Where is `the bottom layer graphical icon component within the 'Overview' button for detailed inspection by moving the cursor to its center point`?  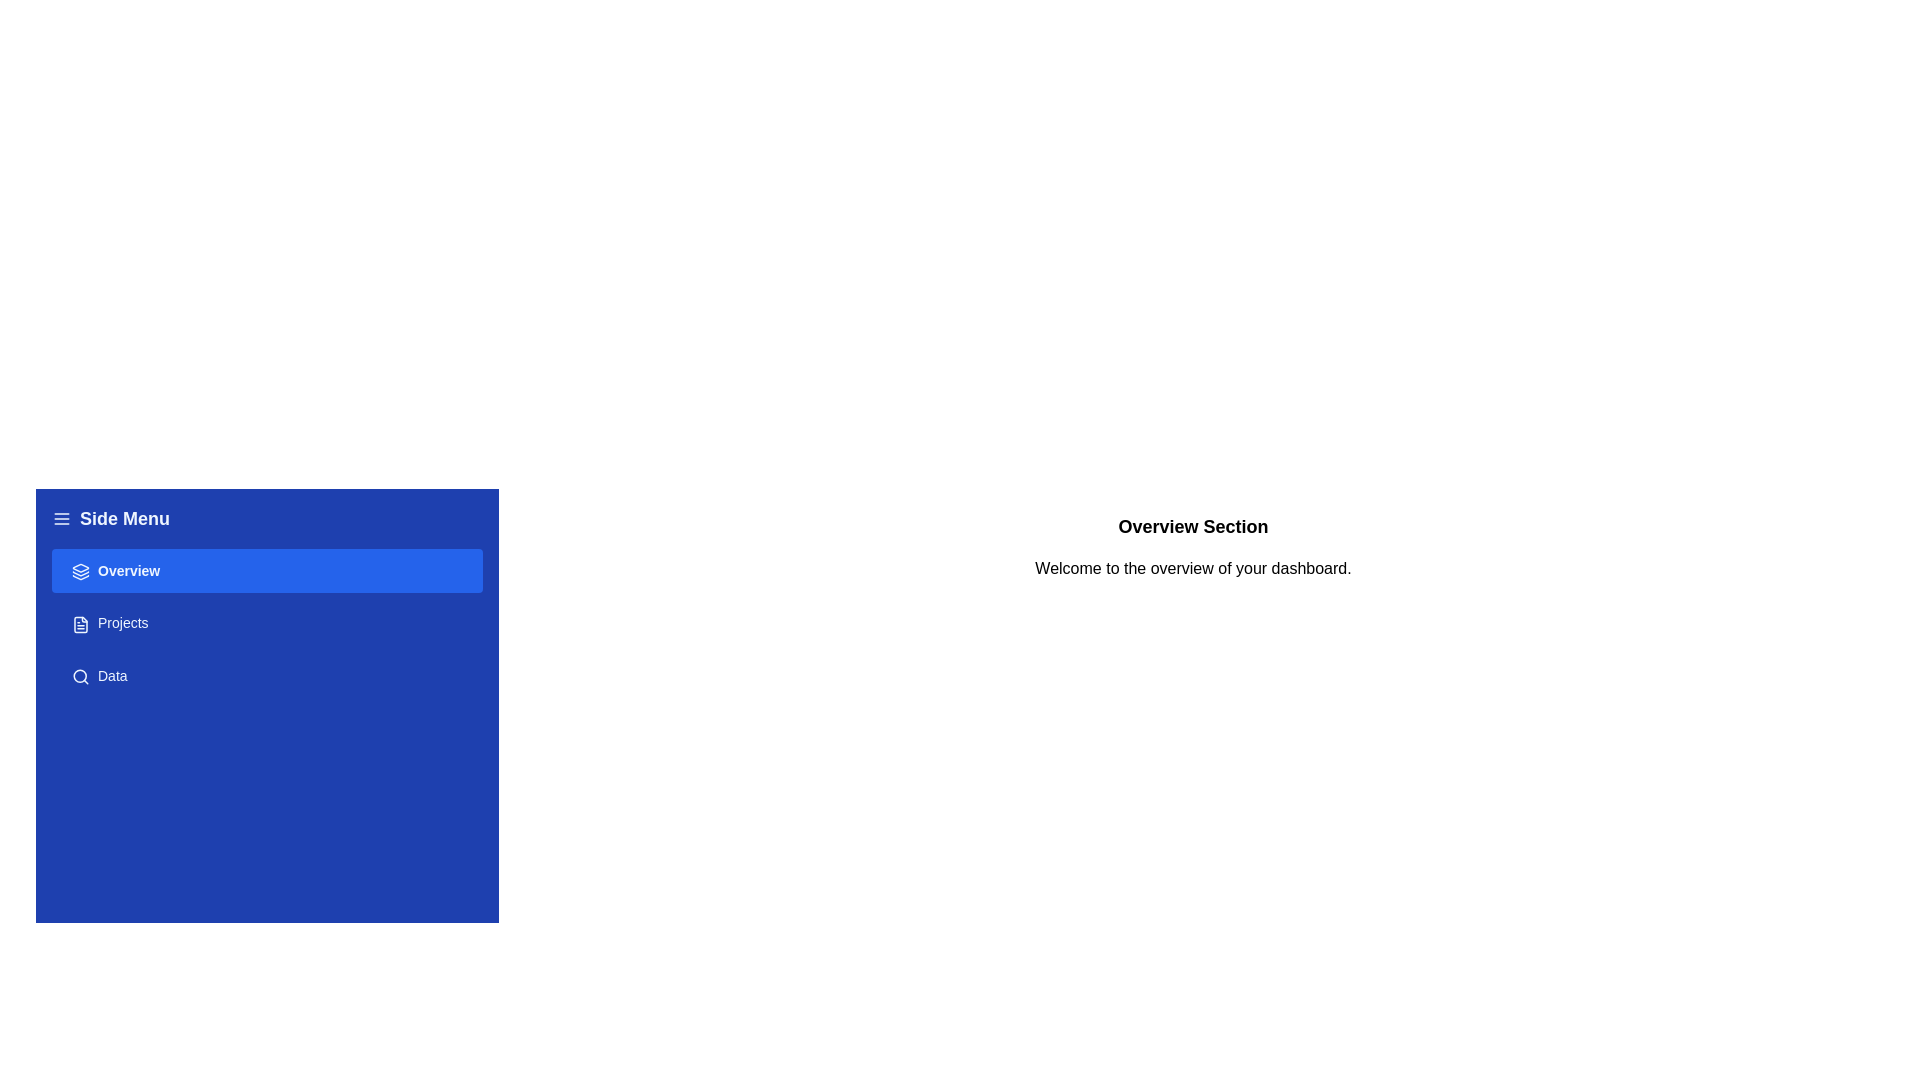
the bottom layer graphical icon component within the 'Overview' button for detailed inspection by moving the cursor to its center point is located at coordinates (80, 577).